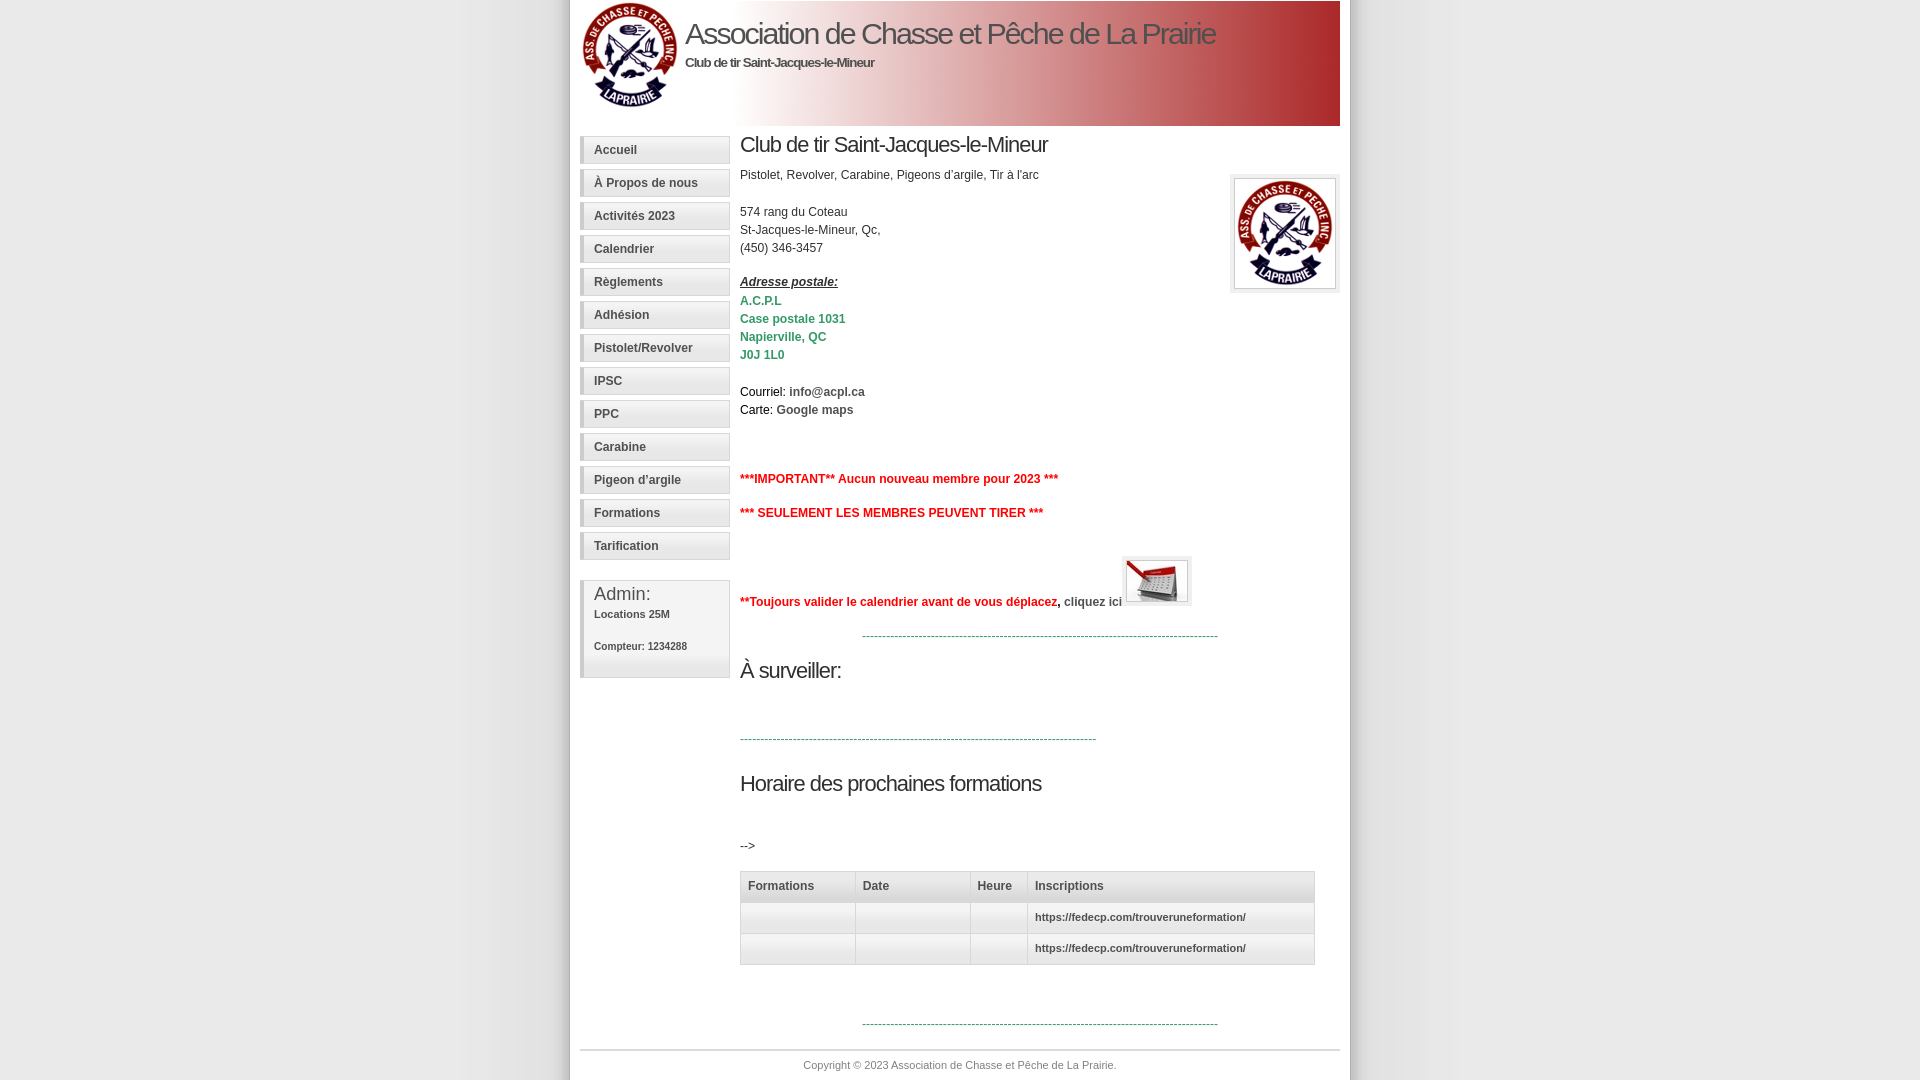  What do you see at coordinates (654, 248) in the screenshot?
I see `'Calendrier'` at bounding box center [654, 248].